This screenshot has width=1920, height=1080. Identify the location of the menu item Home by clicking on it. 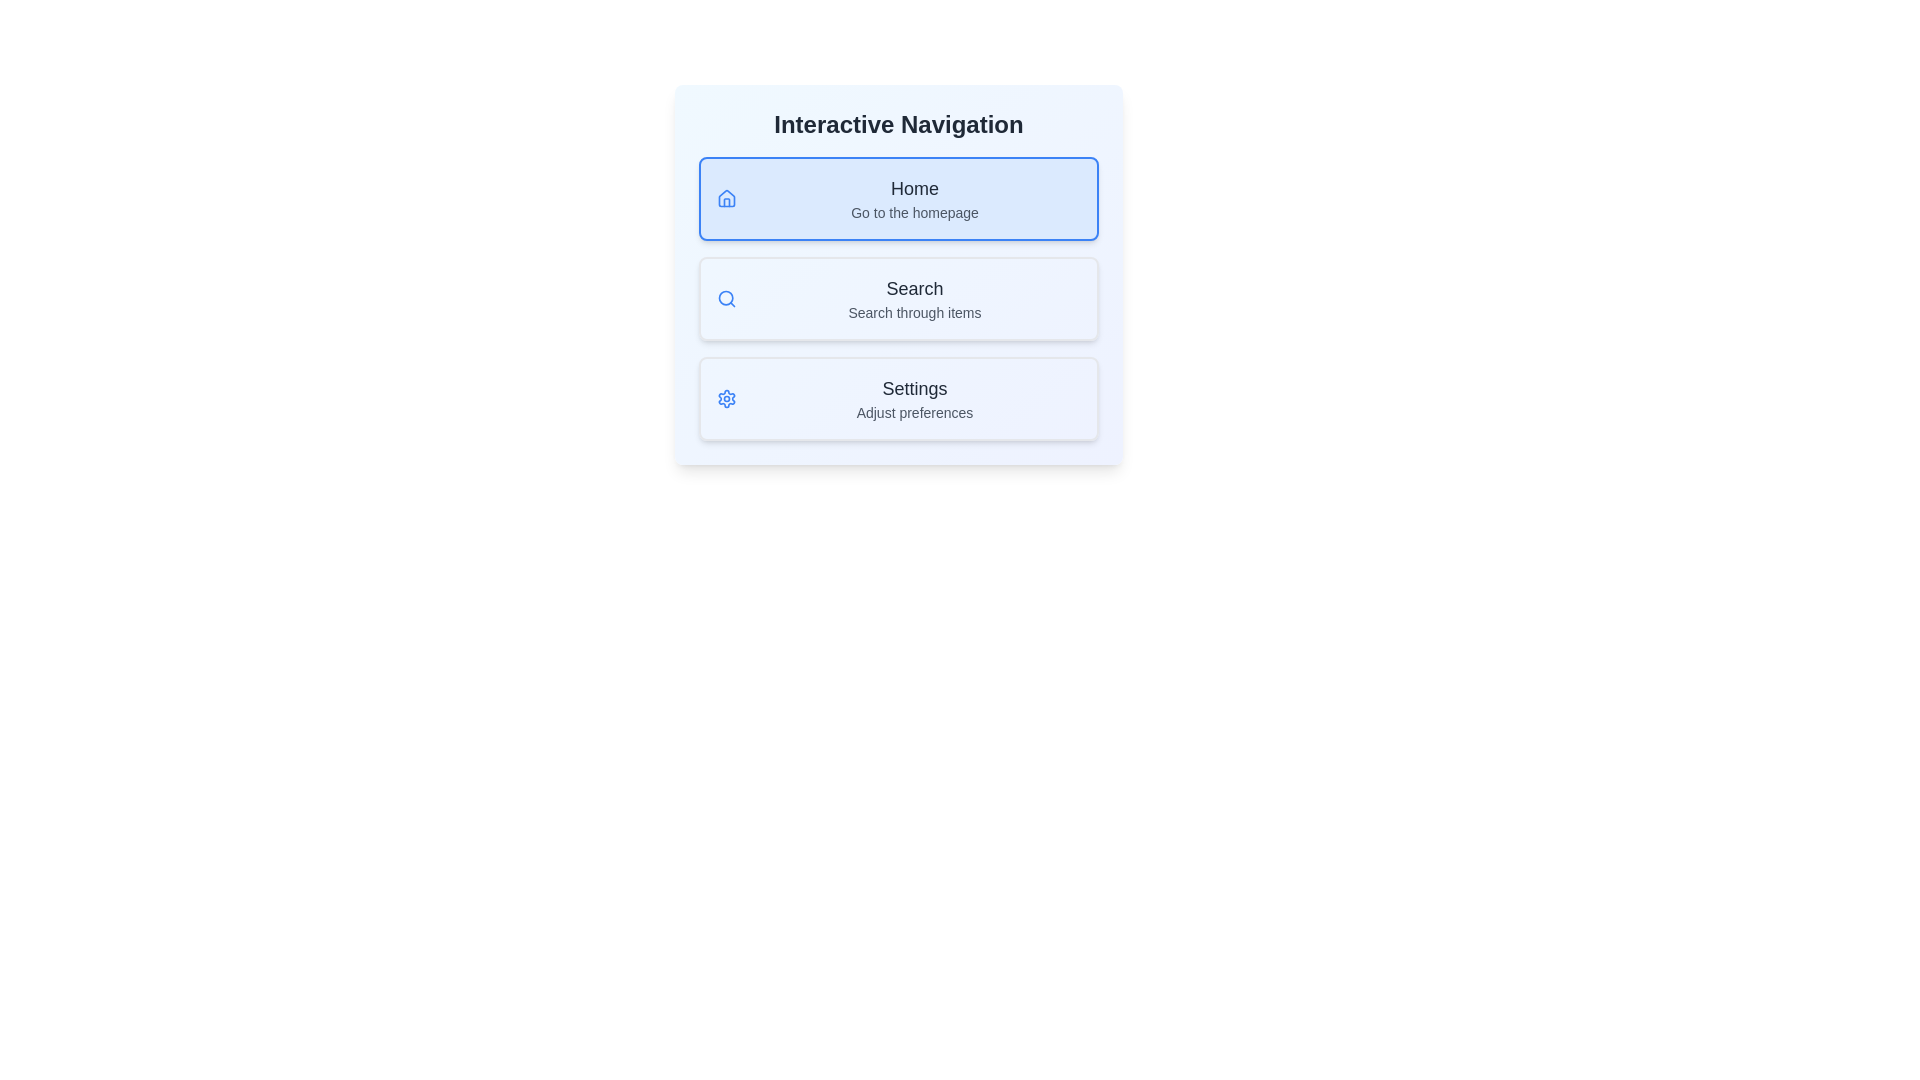
(897, 199).